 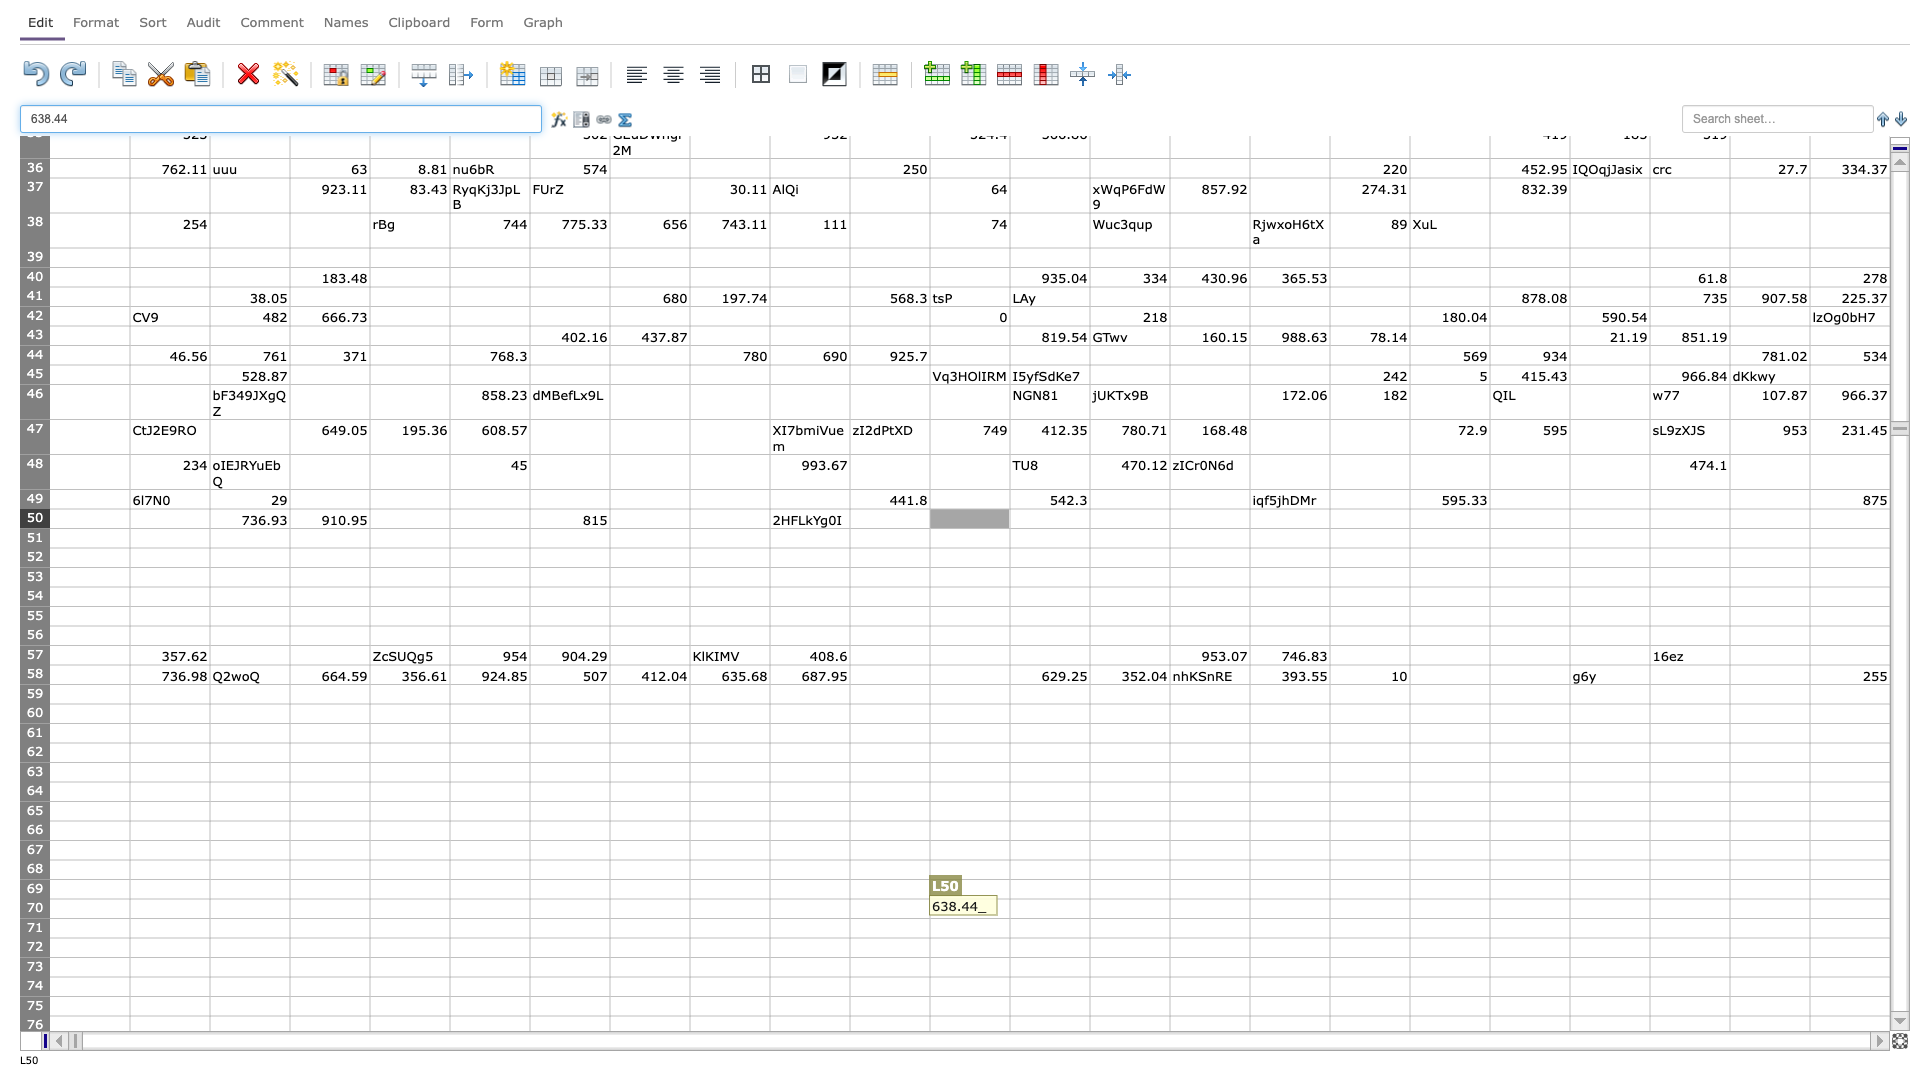 I want to click on fill handle point of P70, so click(x=1329, y=918).